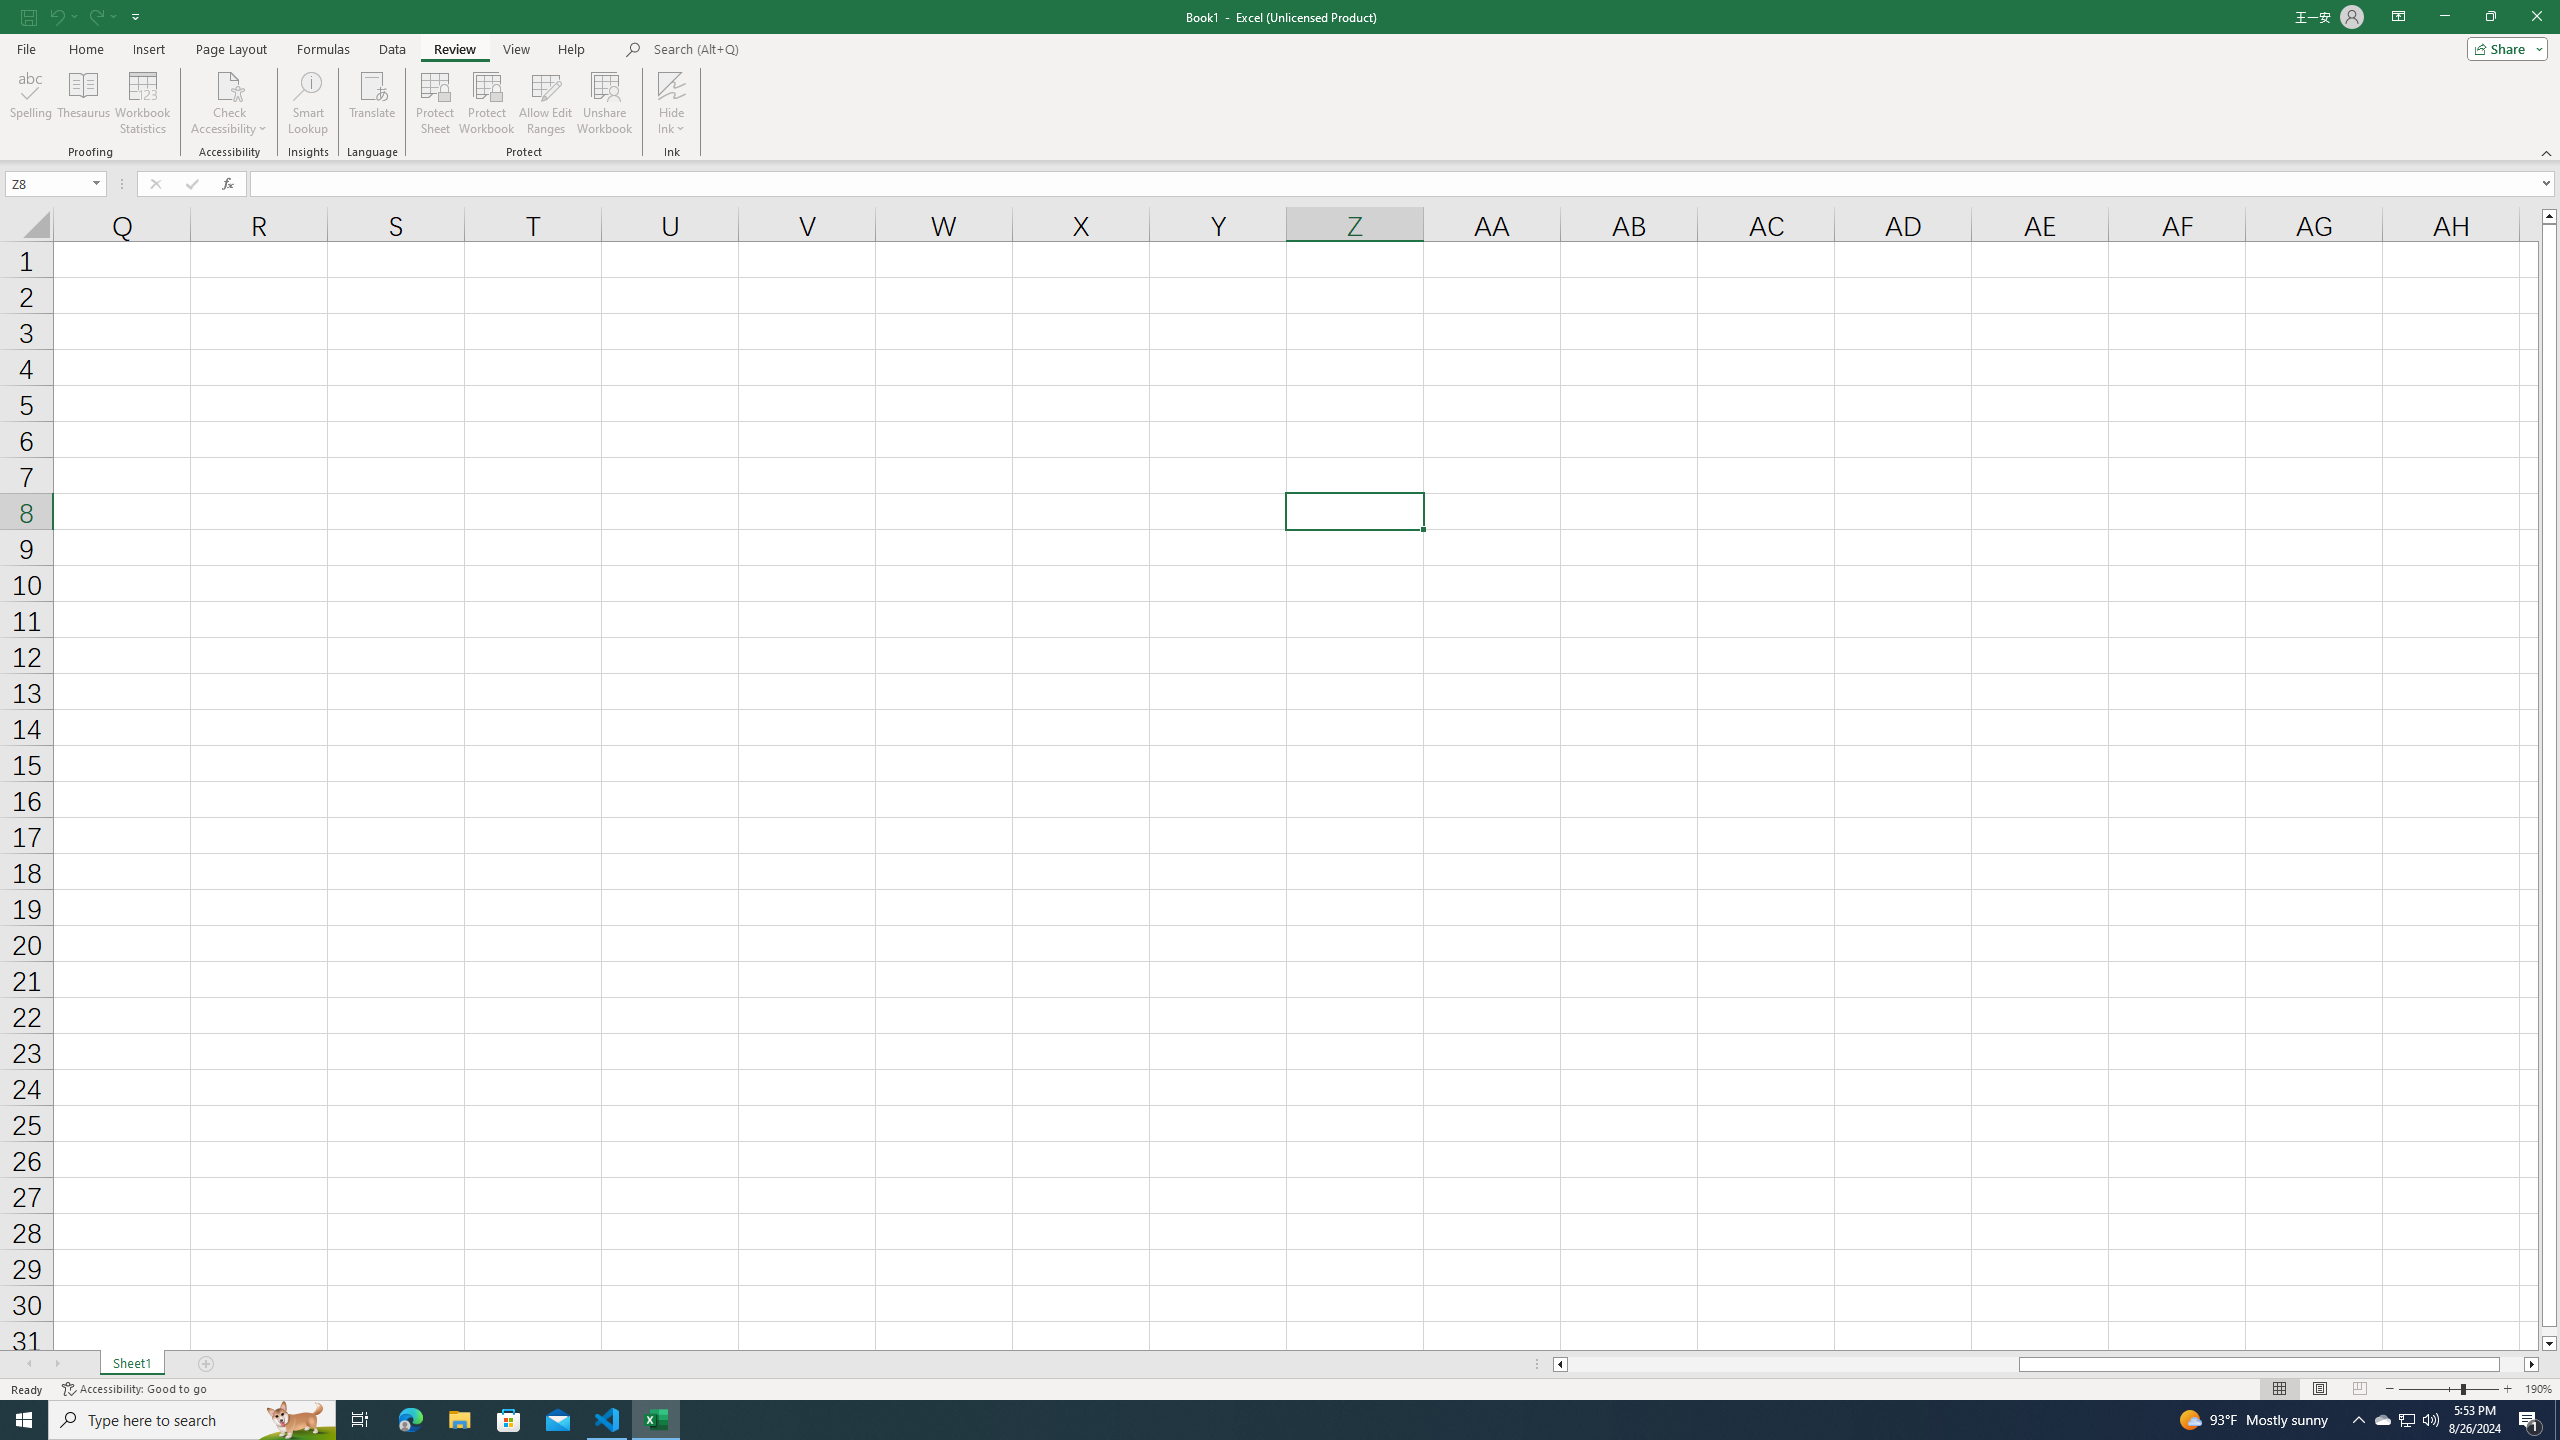  I want to click on 'Line up', so click(2548, 215).